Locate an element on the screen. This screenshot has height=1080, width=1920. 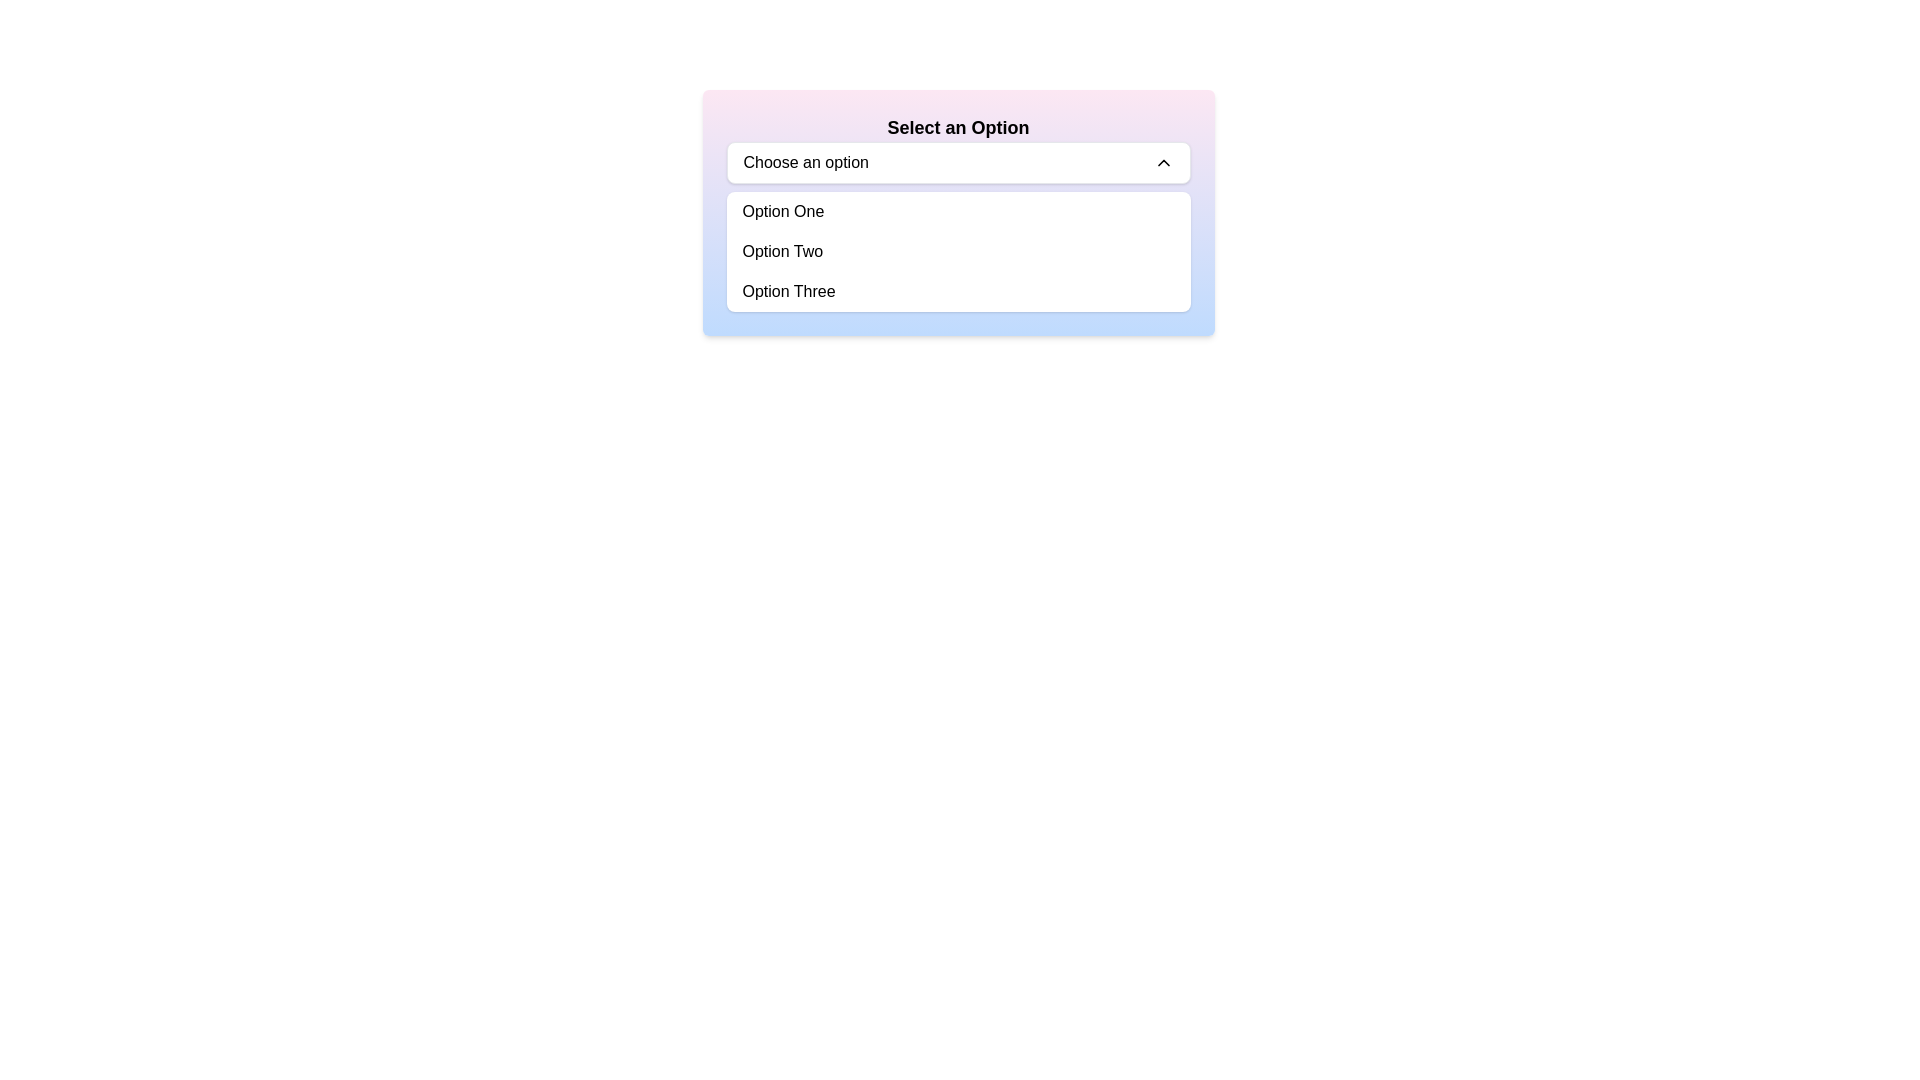
the chevron-up icon located at the top-right corner of the dropdown menu next to the text 'Choose an option' is located at coordinates (1163, 161).